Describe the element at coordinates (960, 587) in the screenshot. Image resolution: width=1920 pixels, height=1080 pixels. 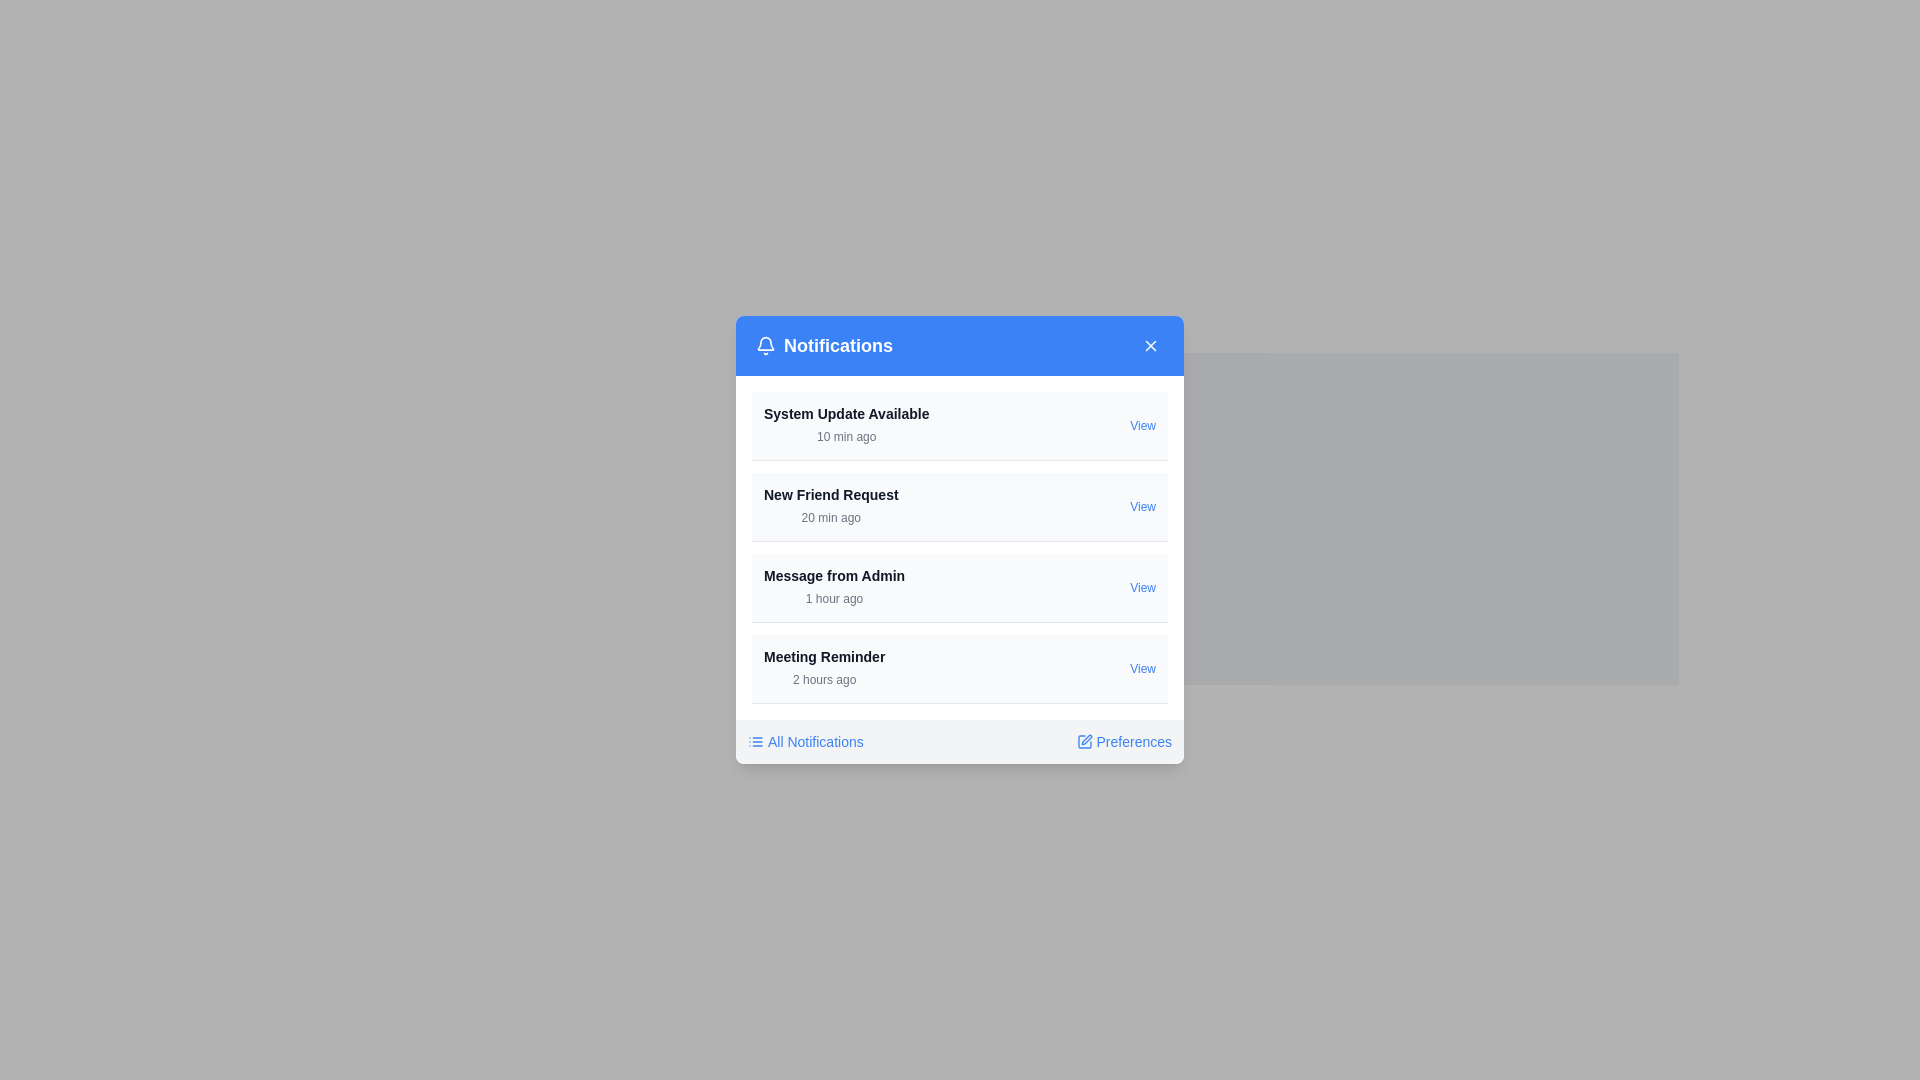
I see `the Notification card, which is the third item in the vertical list of notifications, positioned between 'New Friend Request' and 'Meeting Reminder'` at that location.